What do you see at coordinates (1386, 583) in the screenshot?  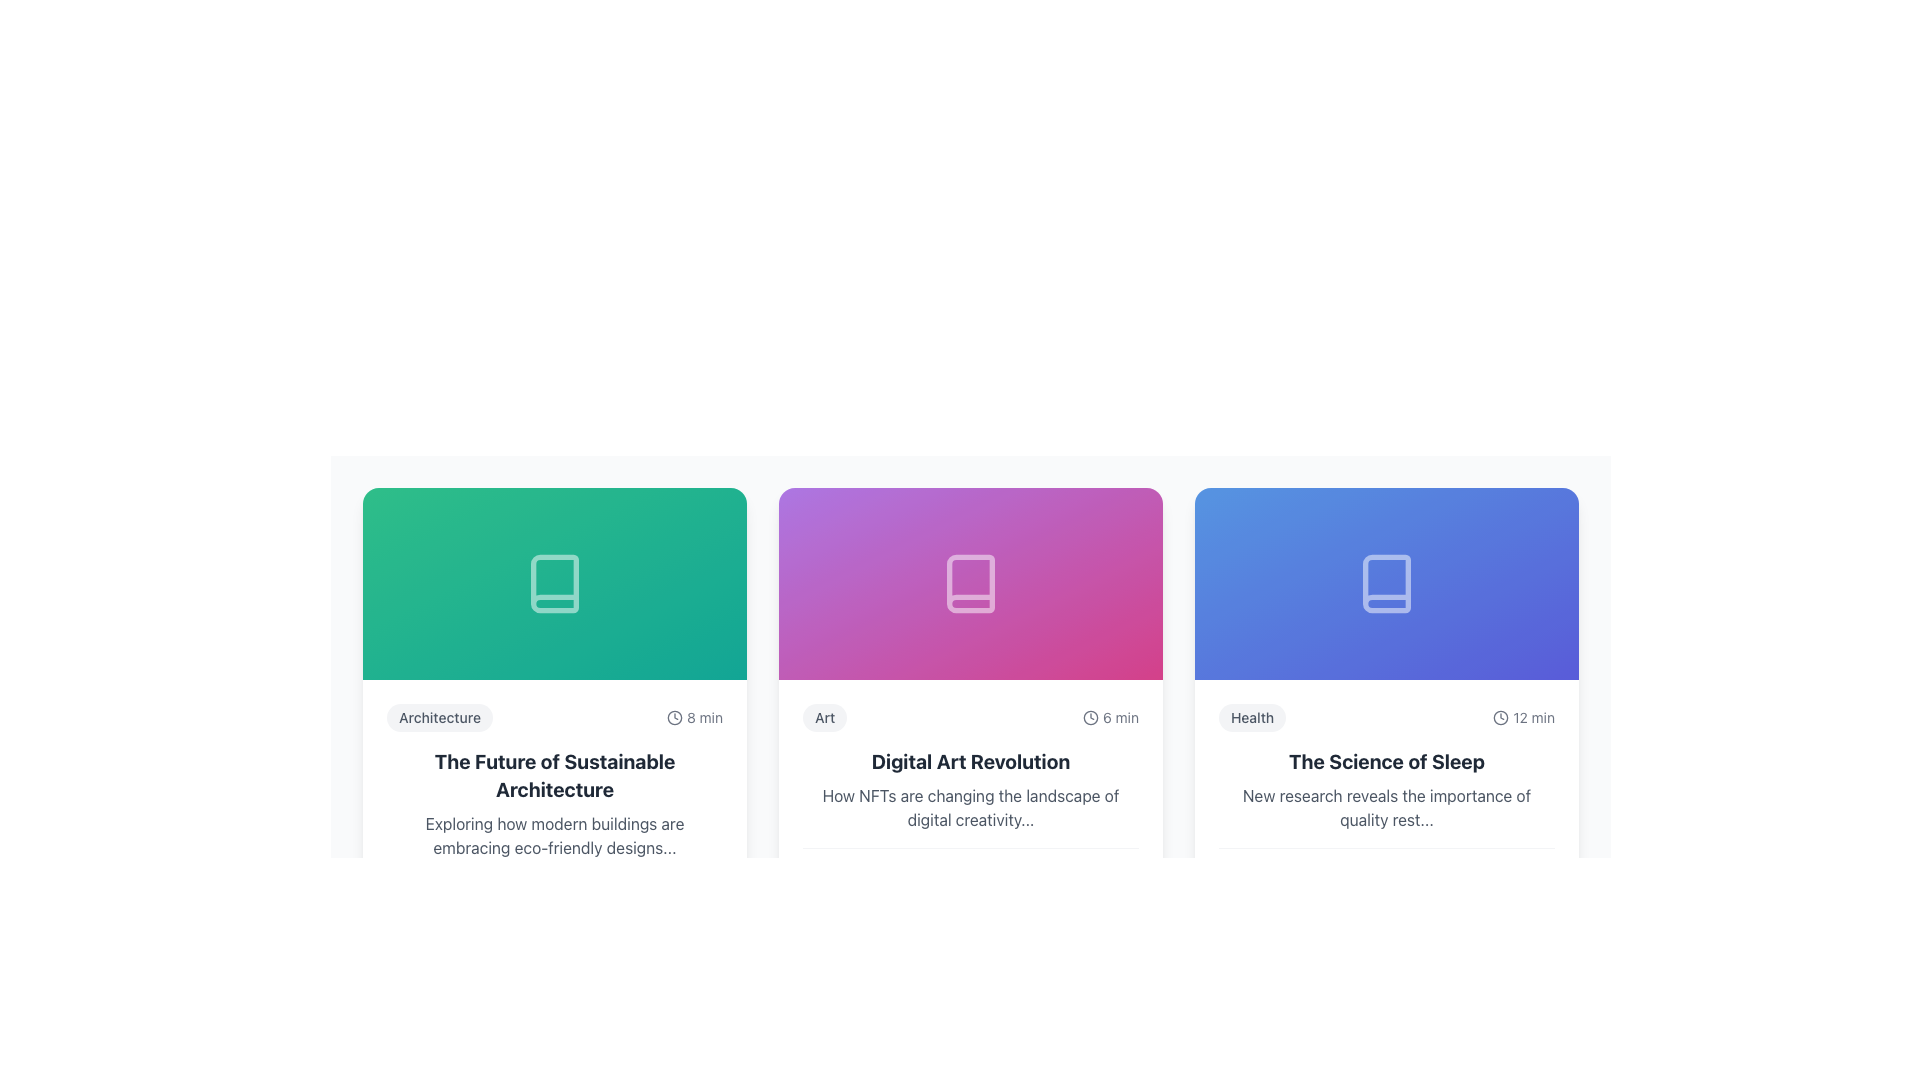 I see `the simplified book icon located in the top-center of the health-related card with a blue-gradient background` at bounding box center [1386, 583].